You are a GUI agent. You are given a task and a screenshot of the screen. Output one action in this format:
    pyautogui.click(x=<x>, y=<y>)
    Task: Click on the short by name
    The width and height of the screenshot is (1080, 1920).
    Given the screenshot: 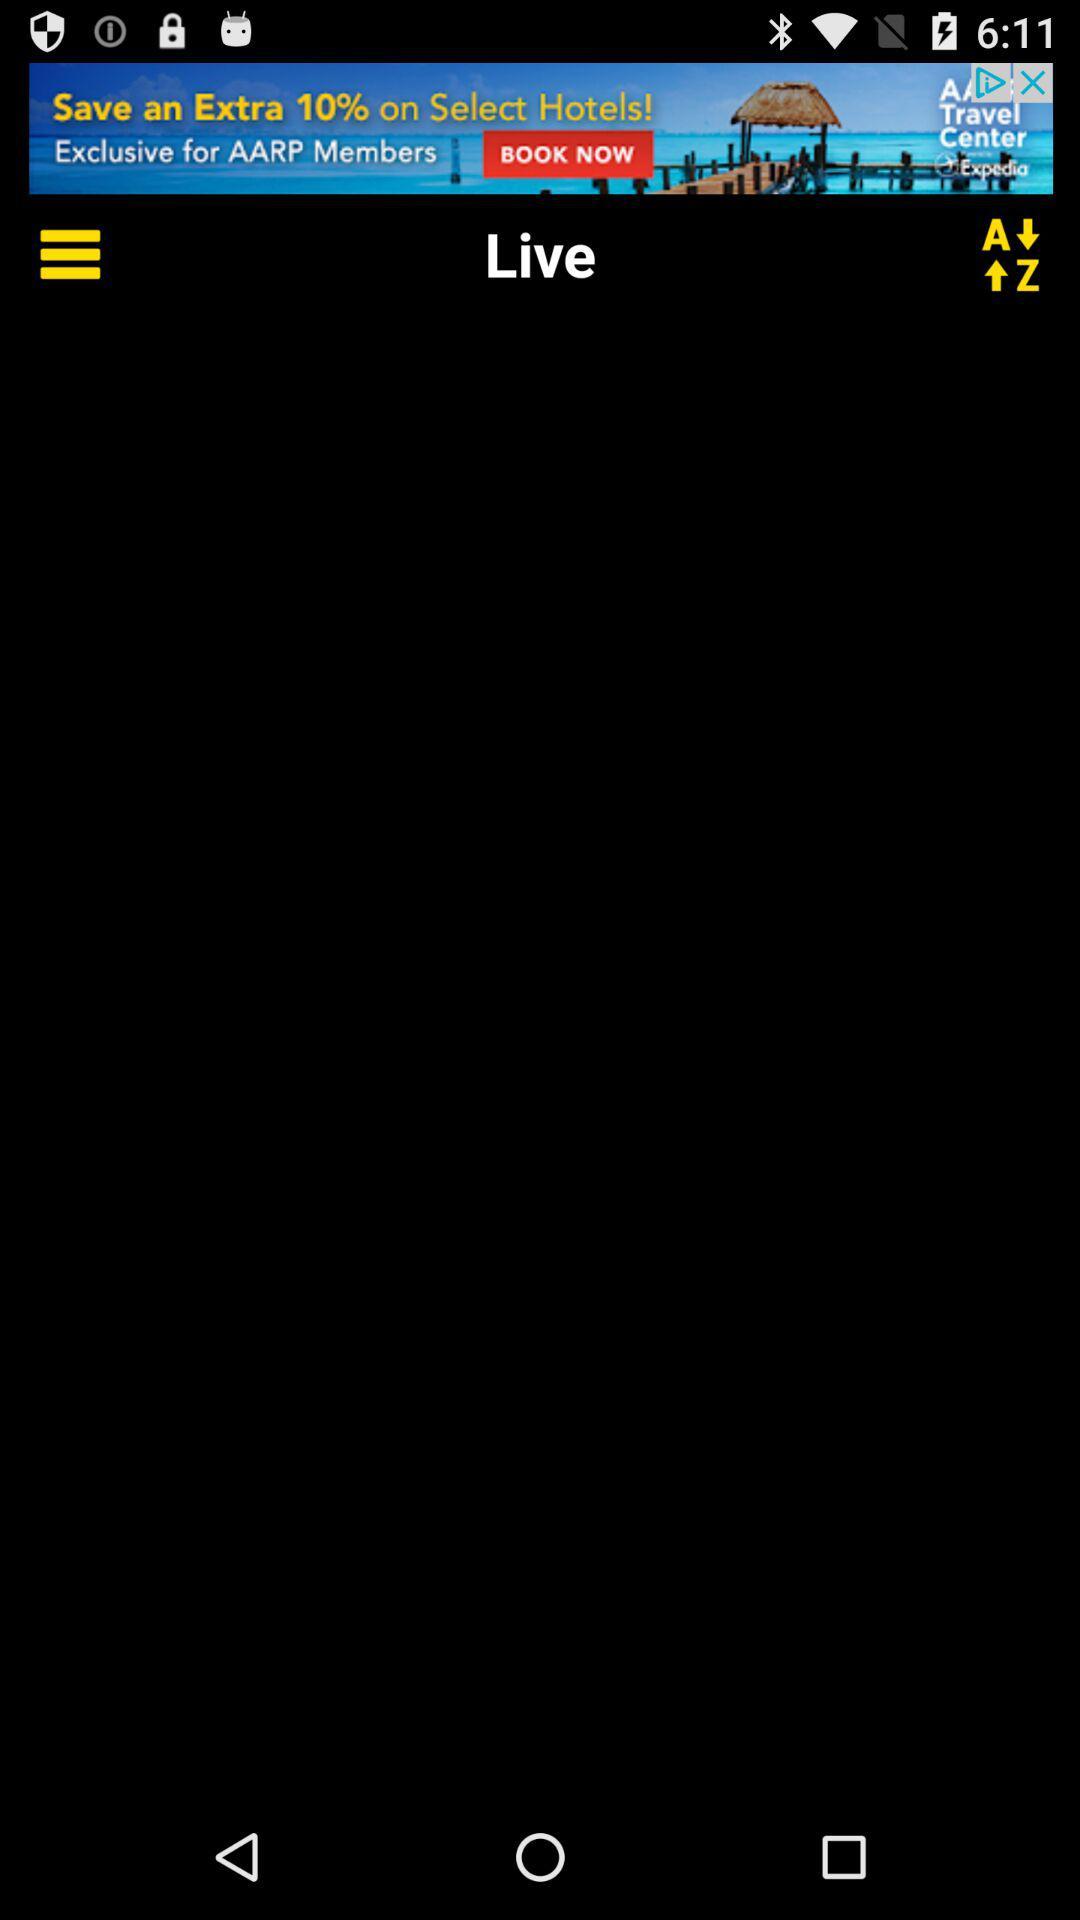 What is the action you would take?
    pyautogui.click(x=1023, y=252)
    